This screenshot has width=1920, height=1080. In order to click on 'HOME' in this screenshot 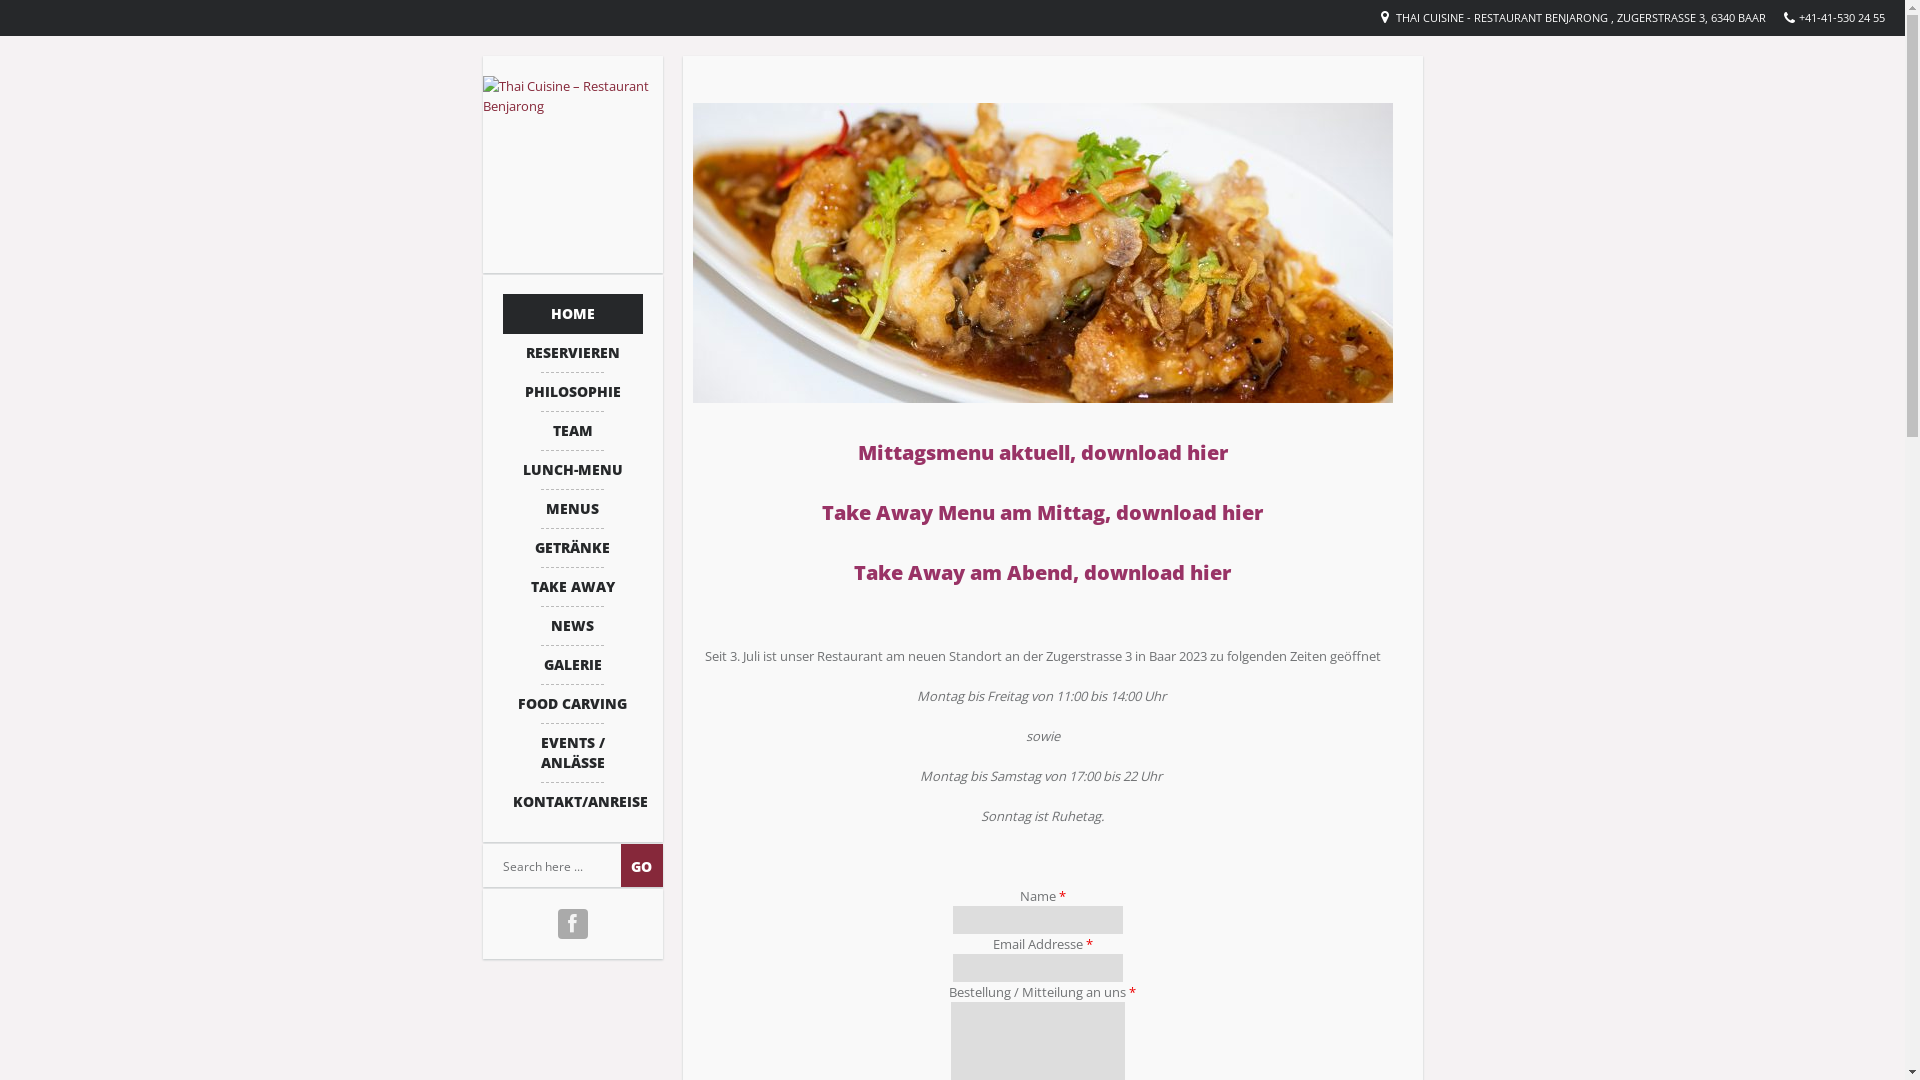, I will do `click(570, 313)`.